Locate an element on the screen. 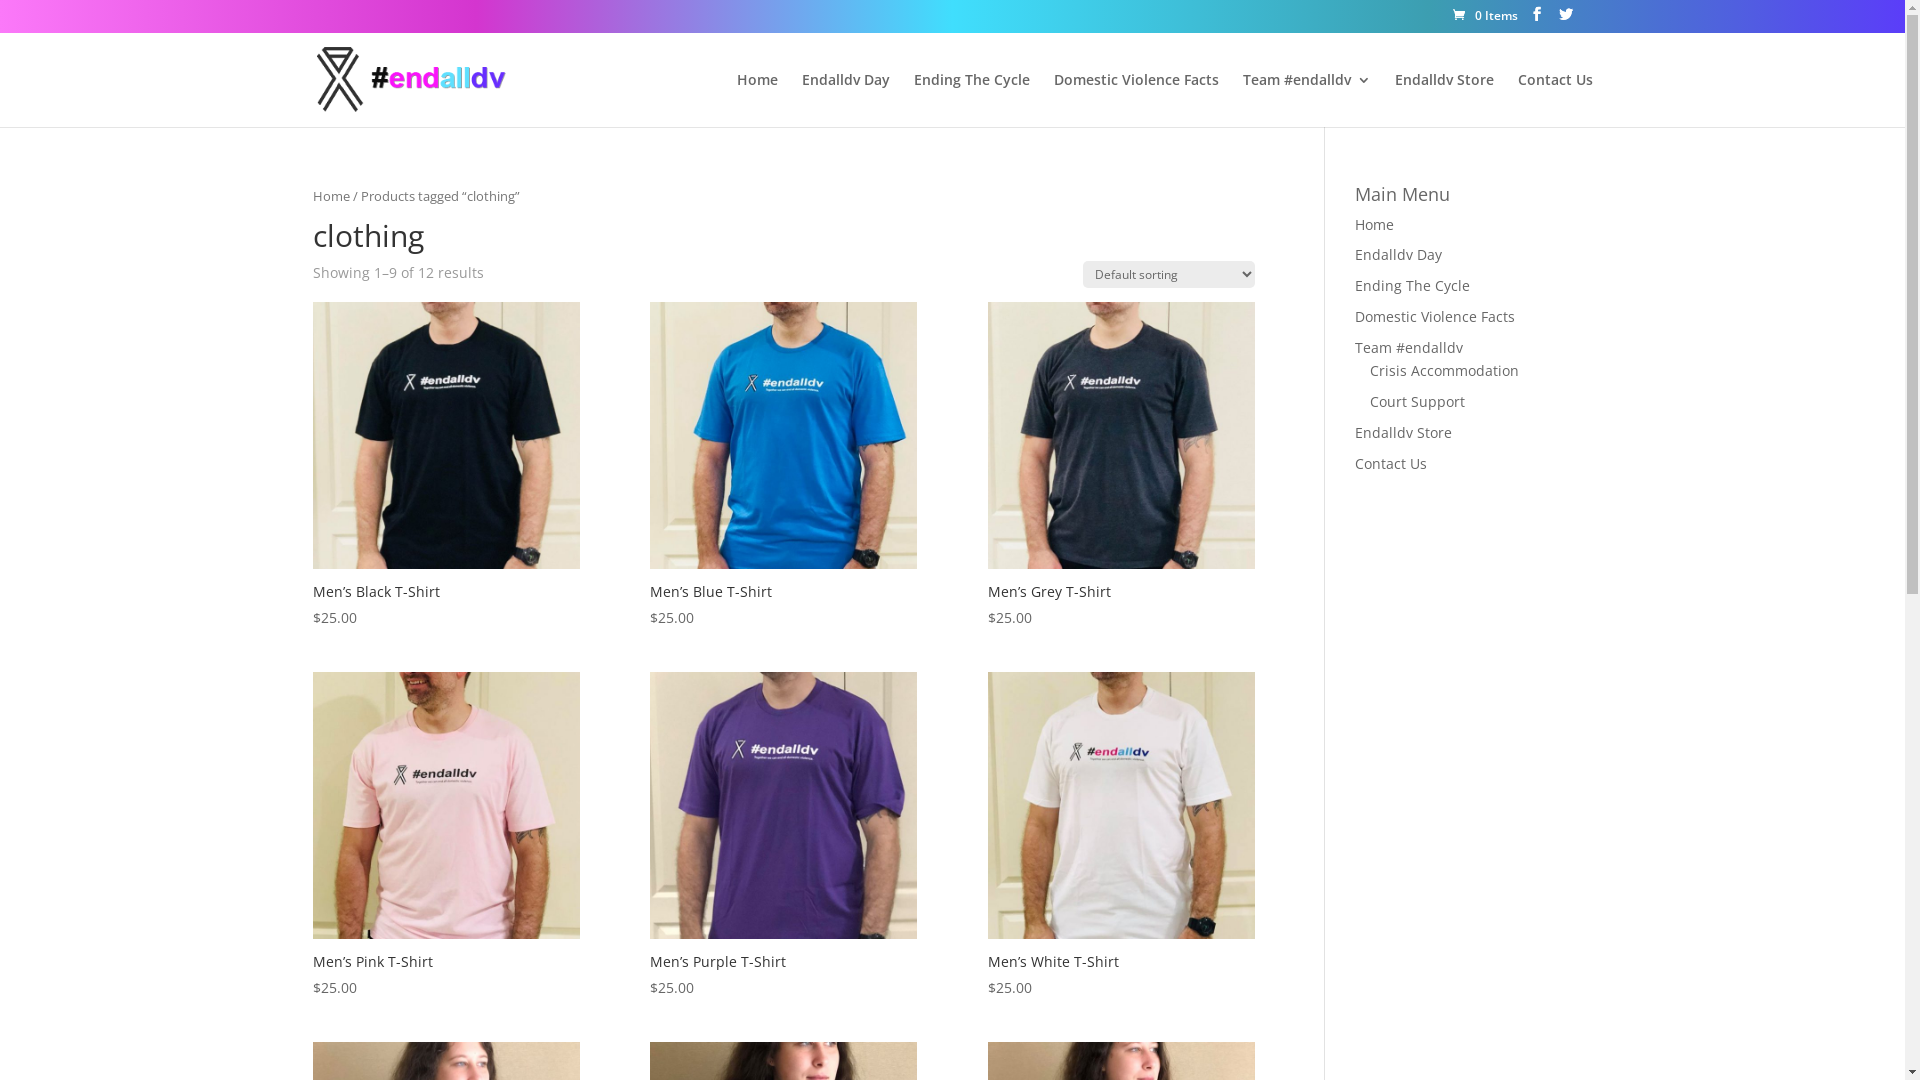  'Team #endalldv' is located at coordinates (1408, 346).